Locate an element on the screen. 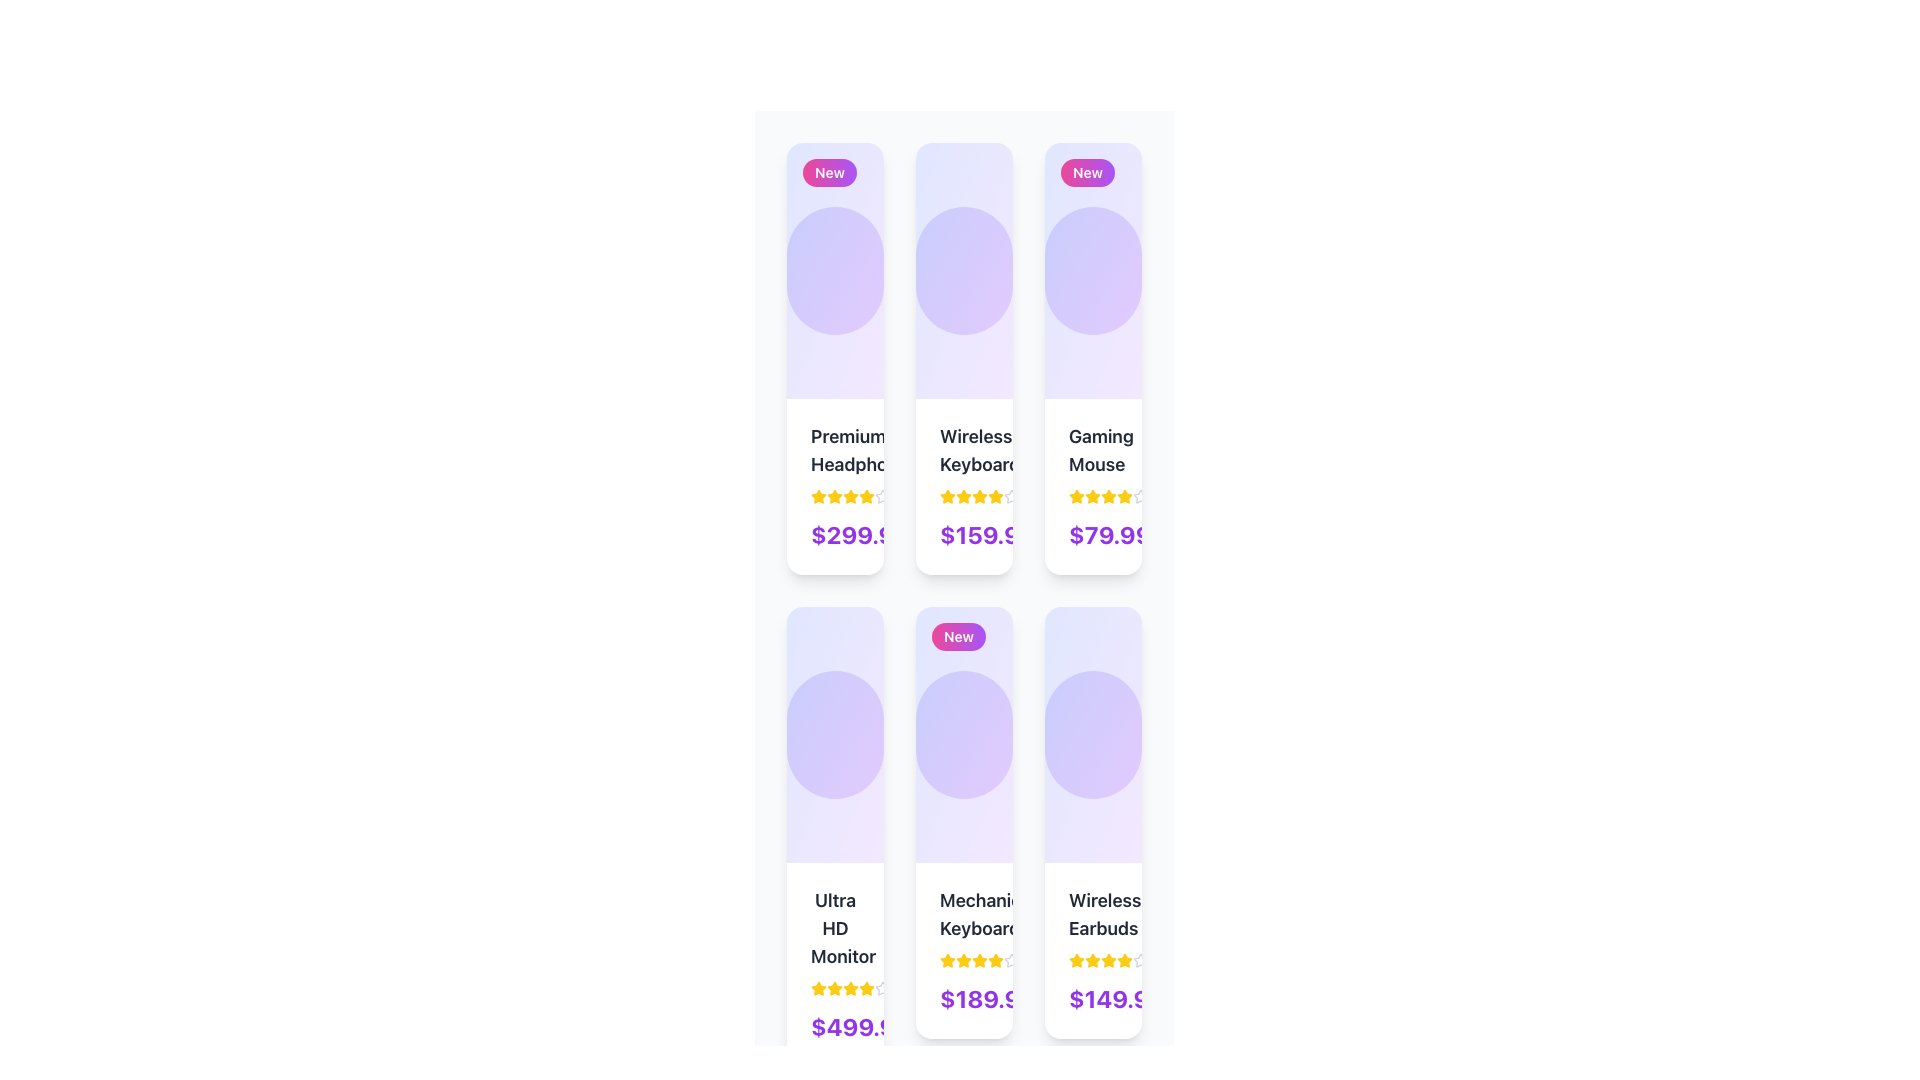 The image size is (1920, 1080). the third yellow star icon in the rating system for 'Gaming Mouse', which indicates an active rating state is located at coordinates (1092, 496).